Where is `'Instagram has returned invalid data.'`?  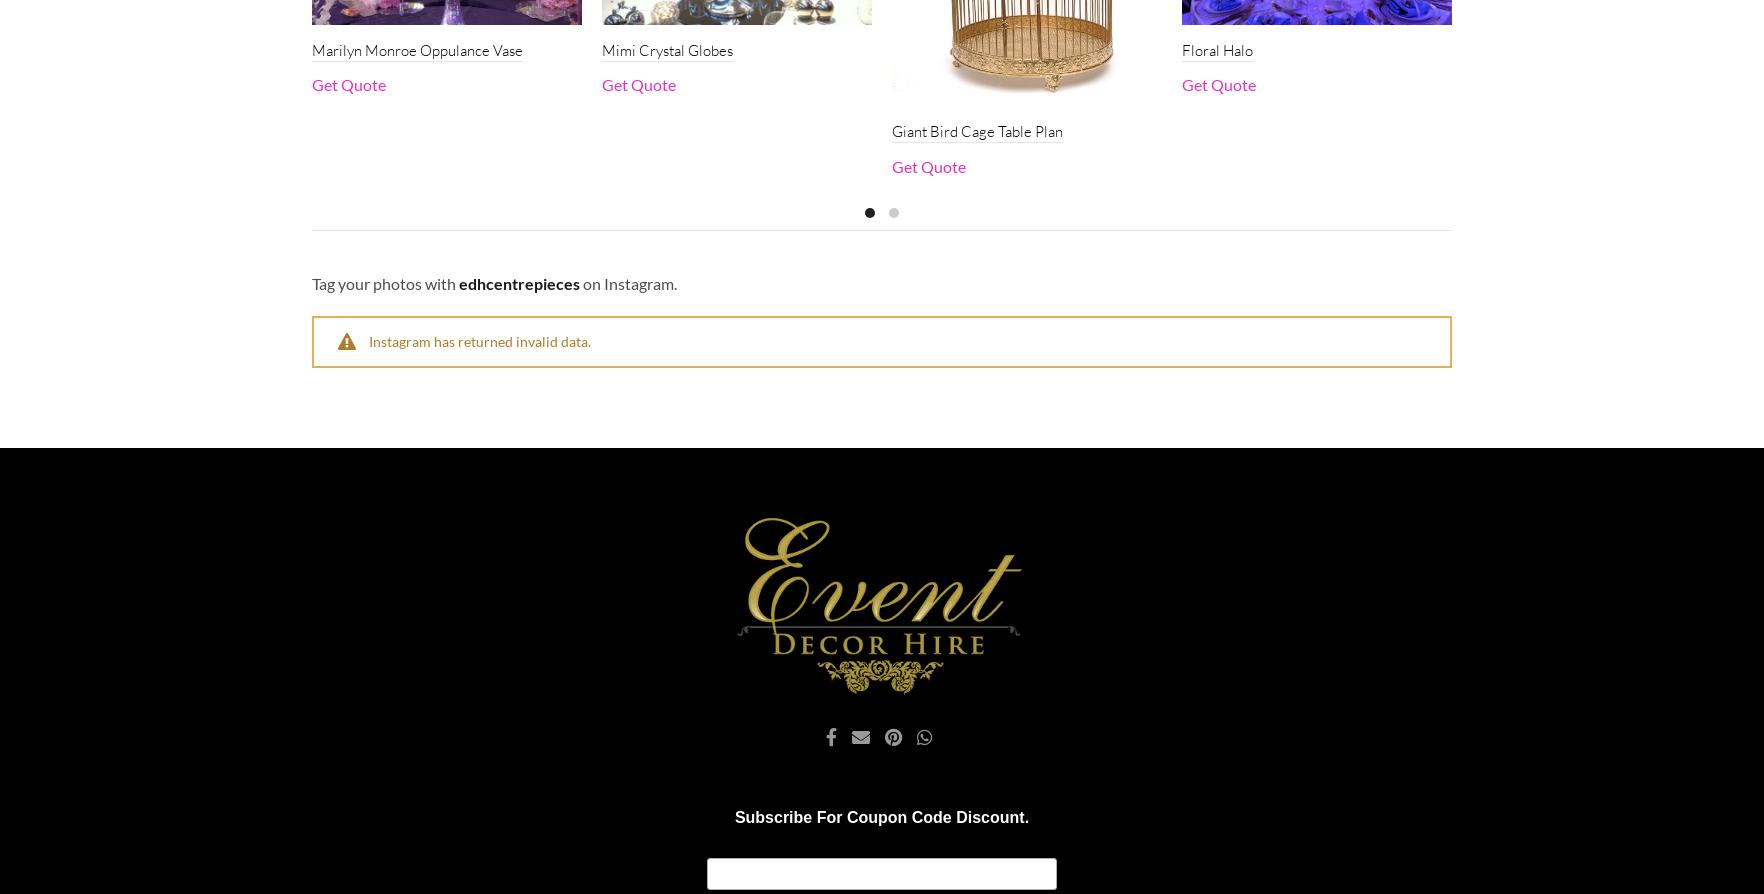
'Instagram has returned invalid data.' is located at coordinates (479, 340).